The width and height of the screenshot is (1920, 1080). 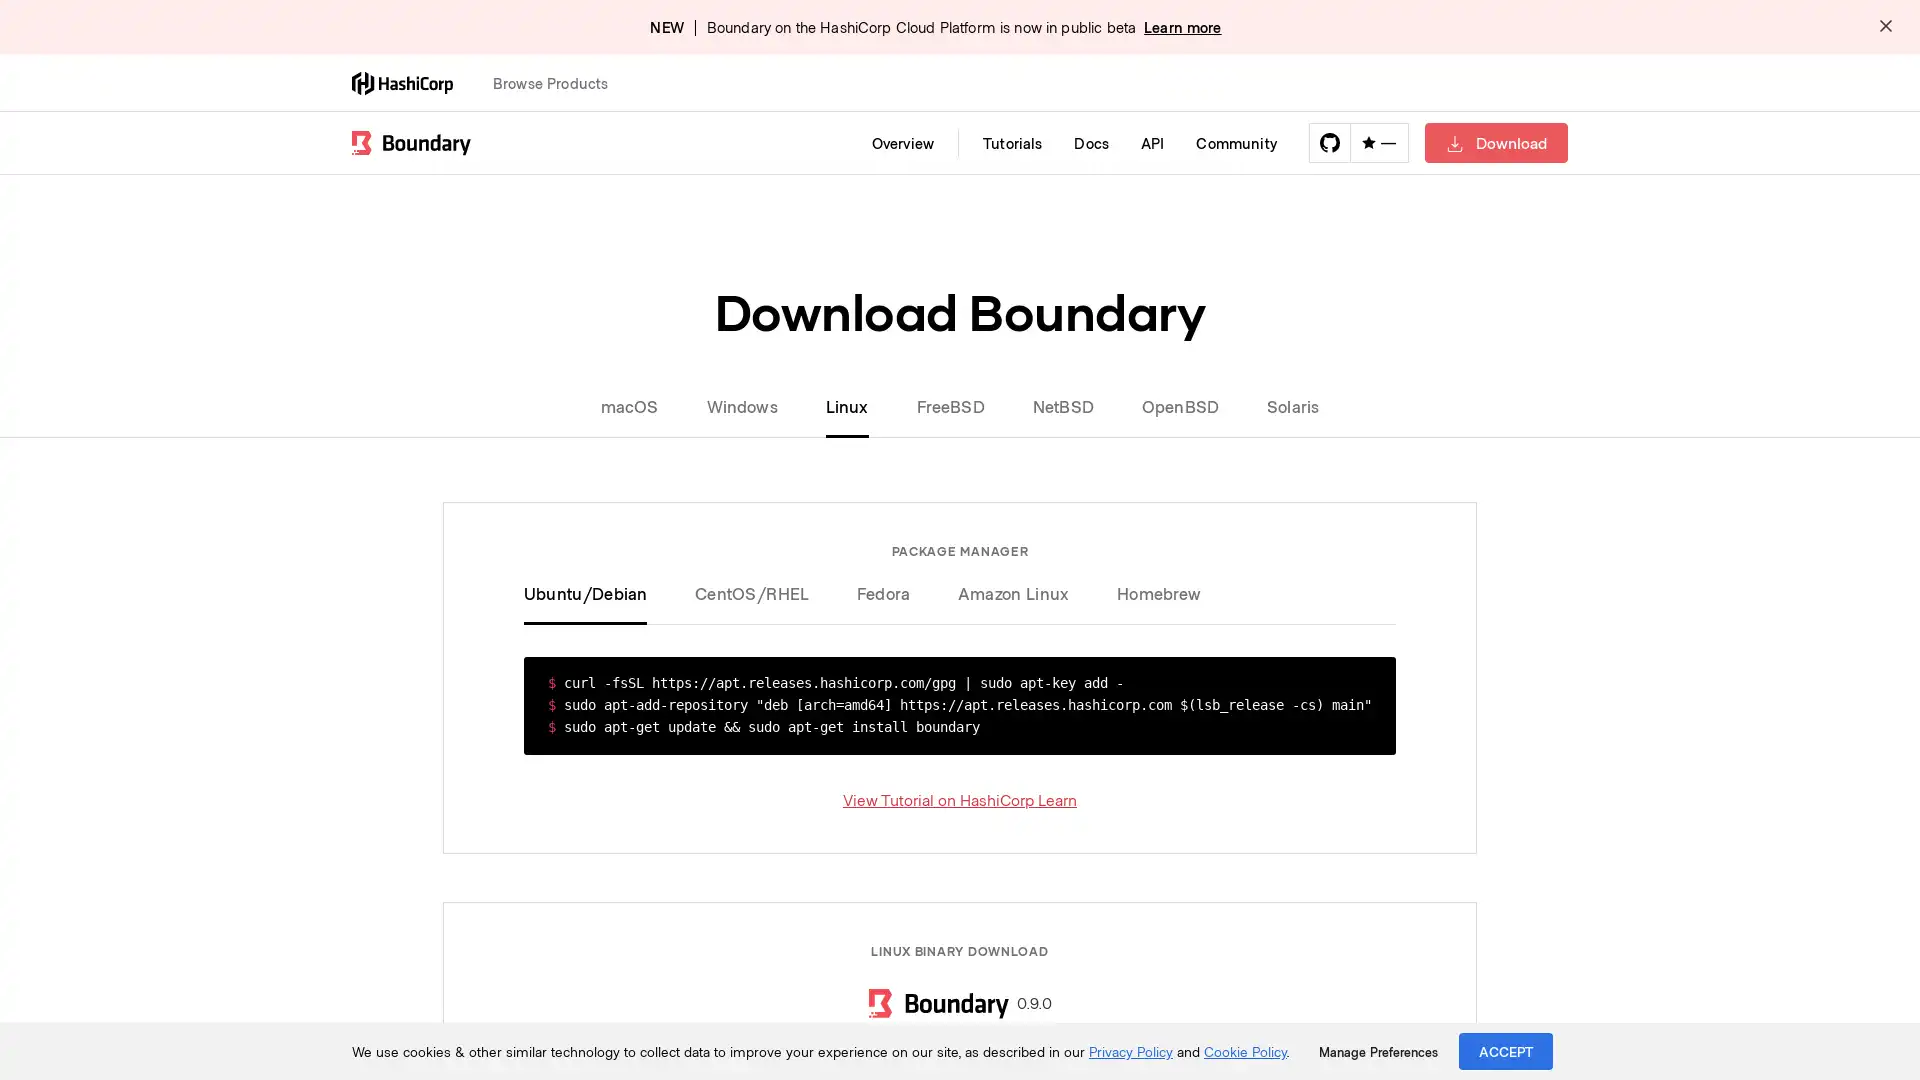 I want to click on FreeBSD, so click(x=949, y=405).